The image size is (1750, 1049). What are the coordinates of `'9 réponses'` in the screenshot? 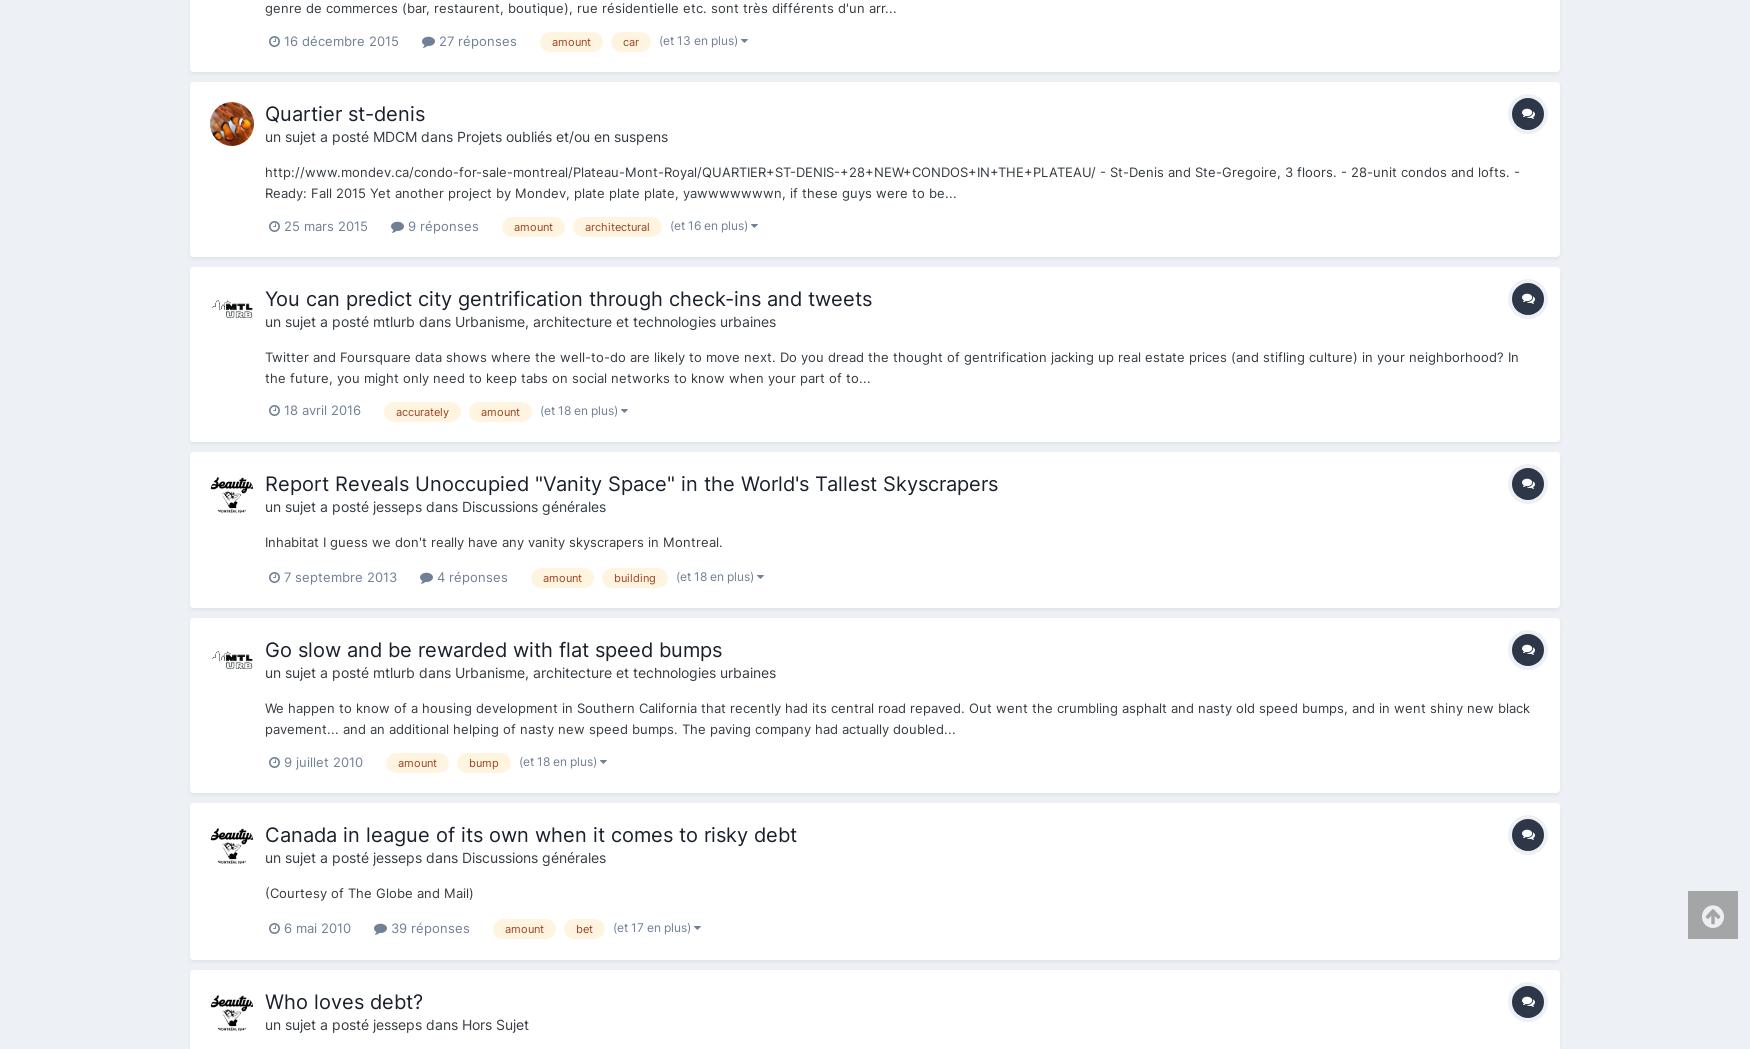 It's located at (441, 225).